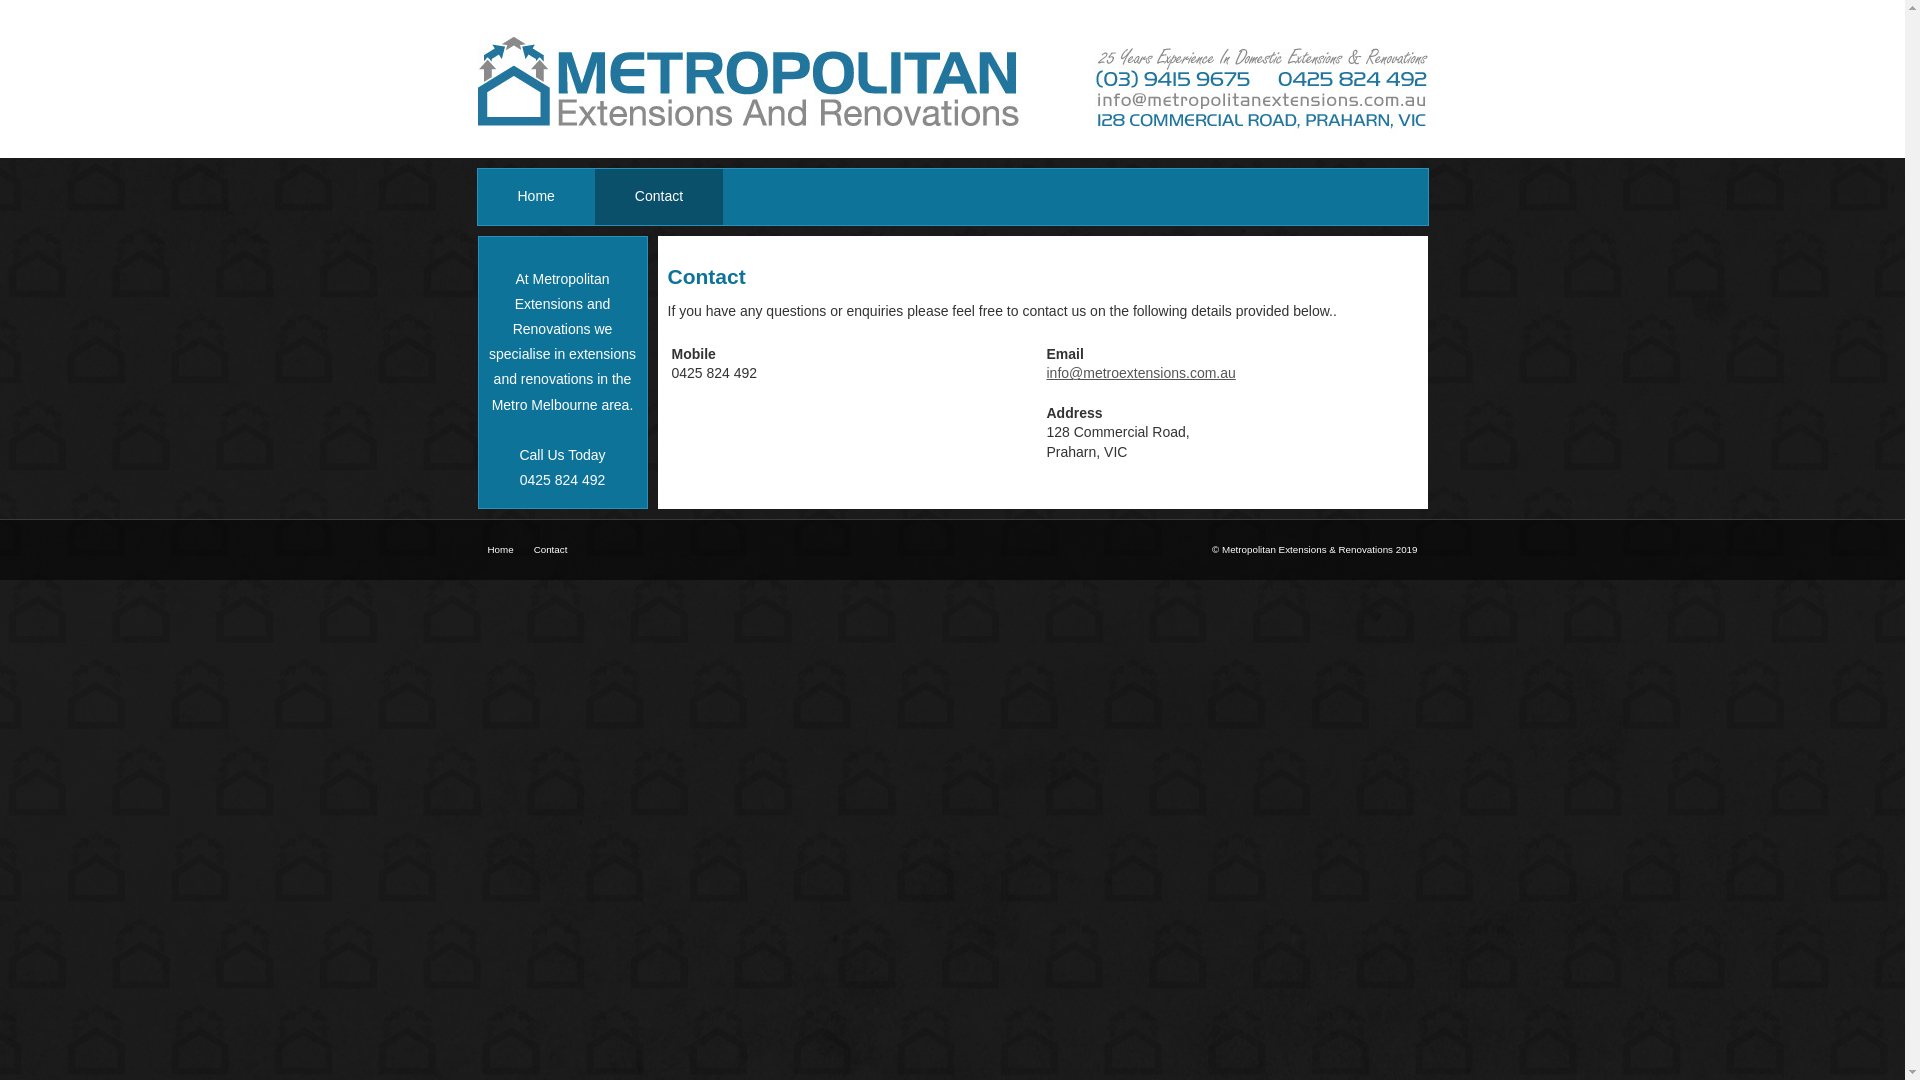  What do you see at coordinates (594, 196) in the screenshot?
I see `'Contact'` at bounding box center [594, 196].